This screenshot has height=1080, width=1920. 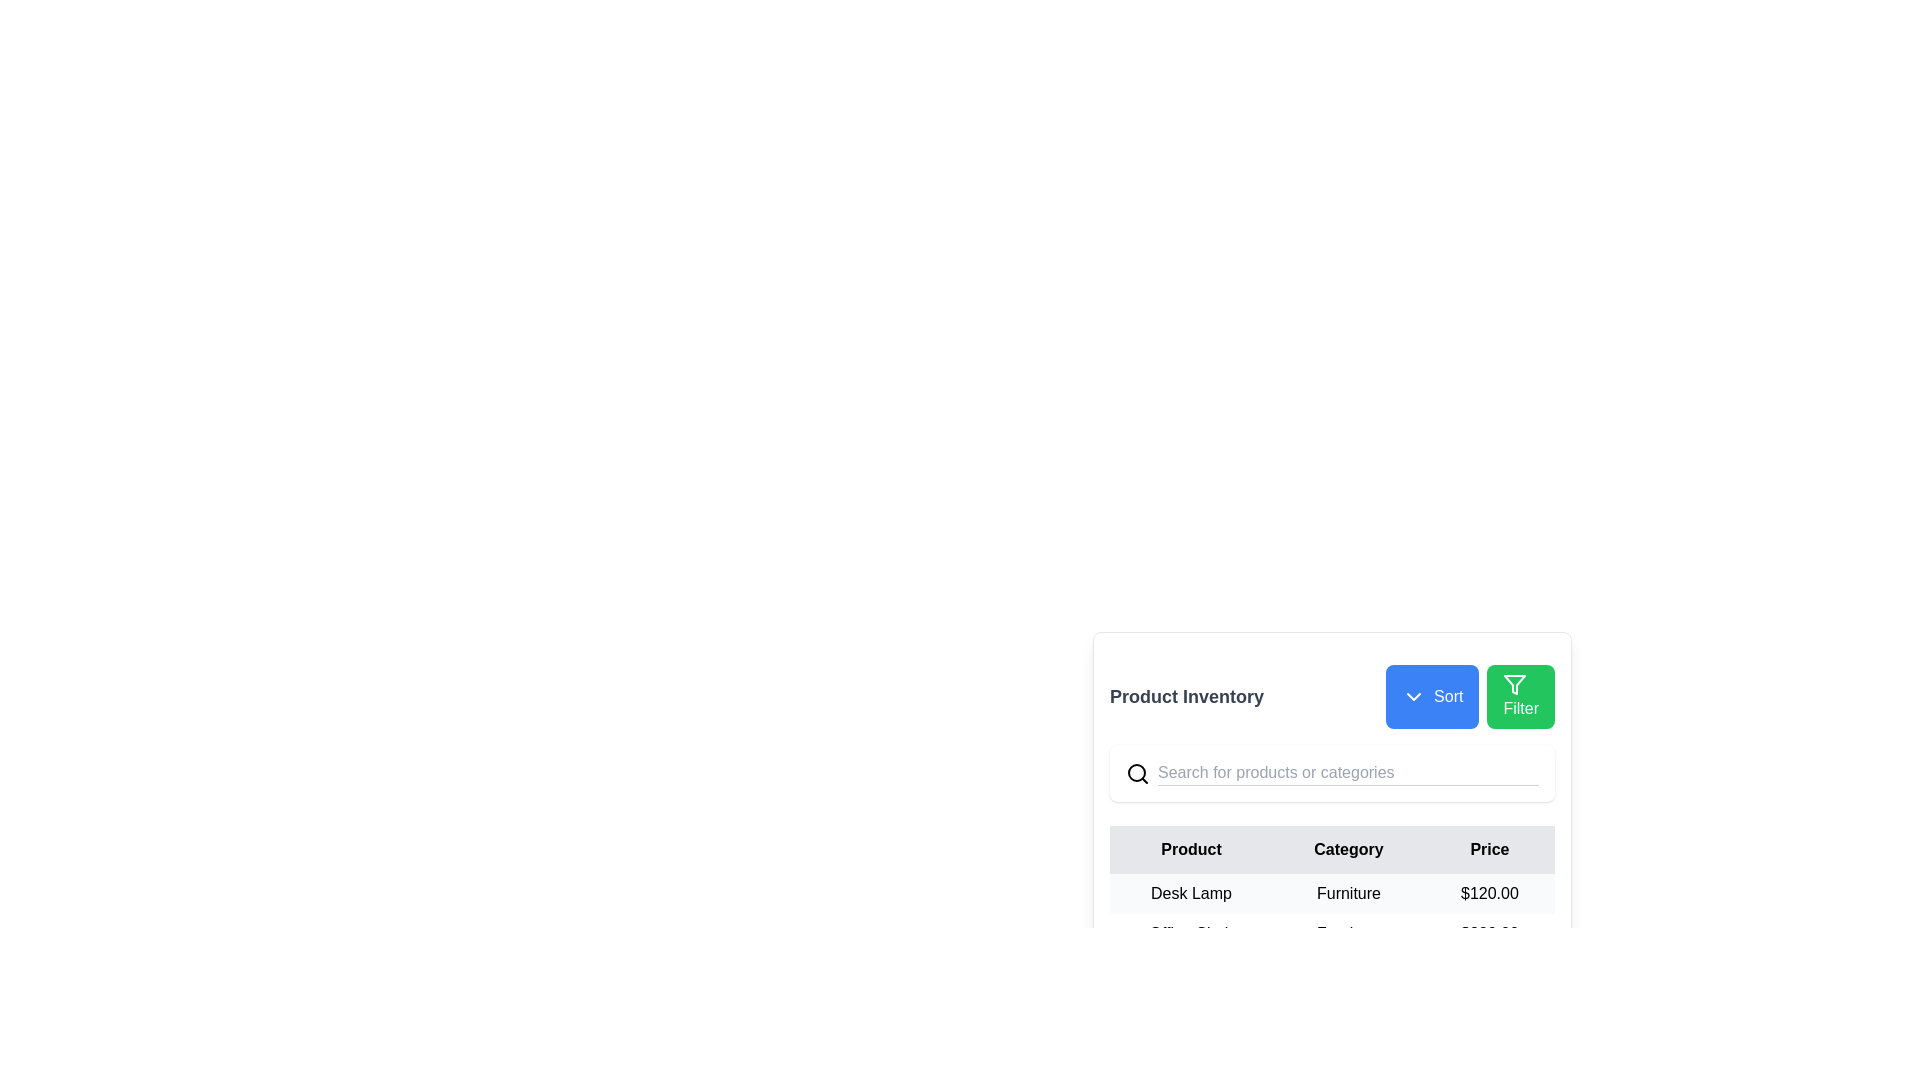 What do you see at coordinates (1137, 771) in the screenshot?
I see `the circular ornamental part of the magnifying glass search icon located at the left side of the search bar in the Product Inventory section` at bounding box center [1137, 771].